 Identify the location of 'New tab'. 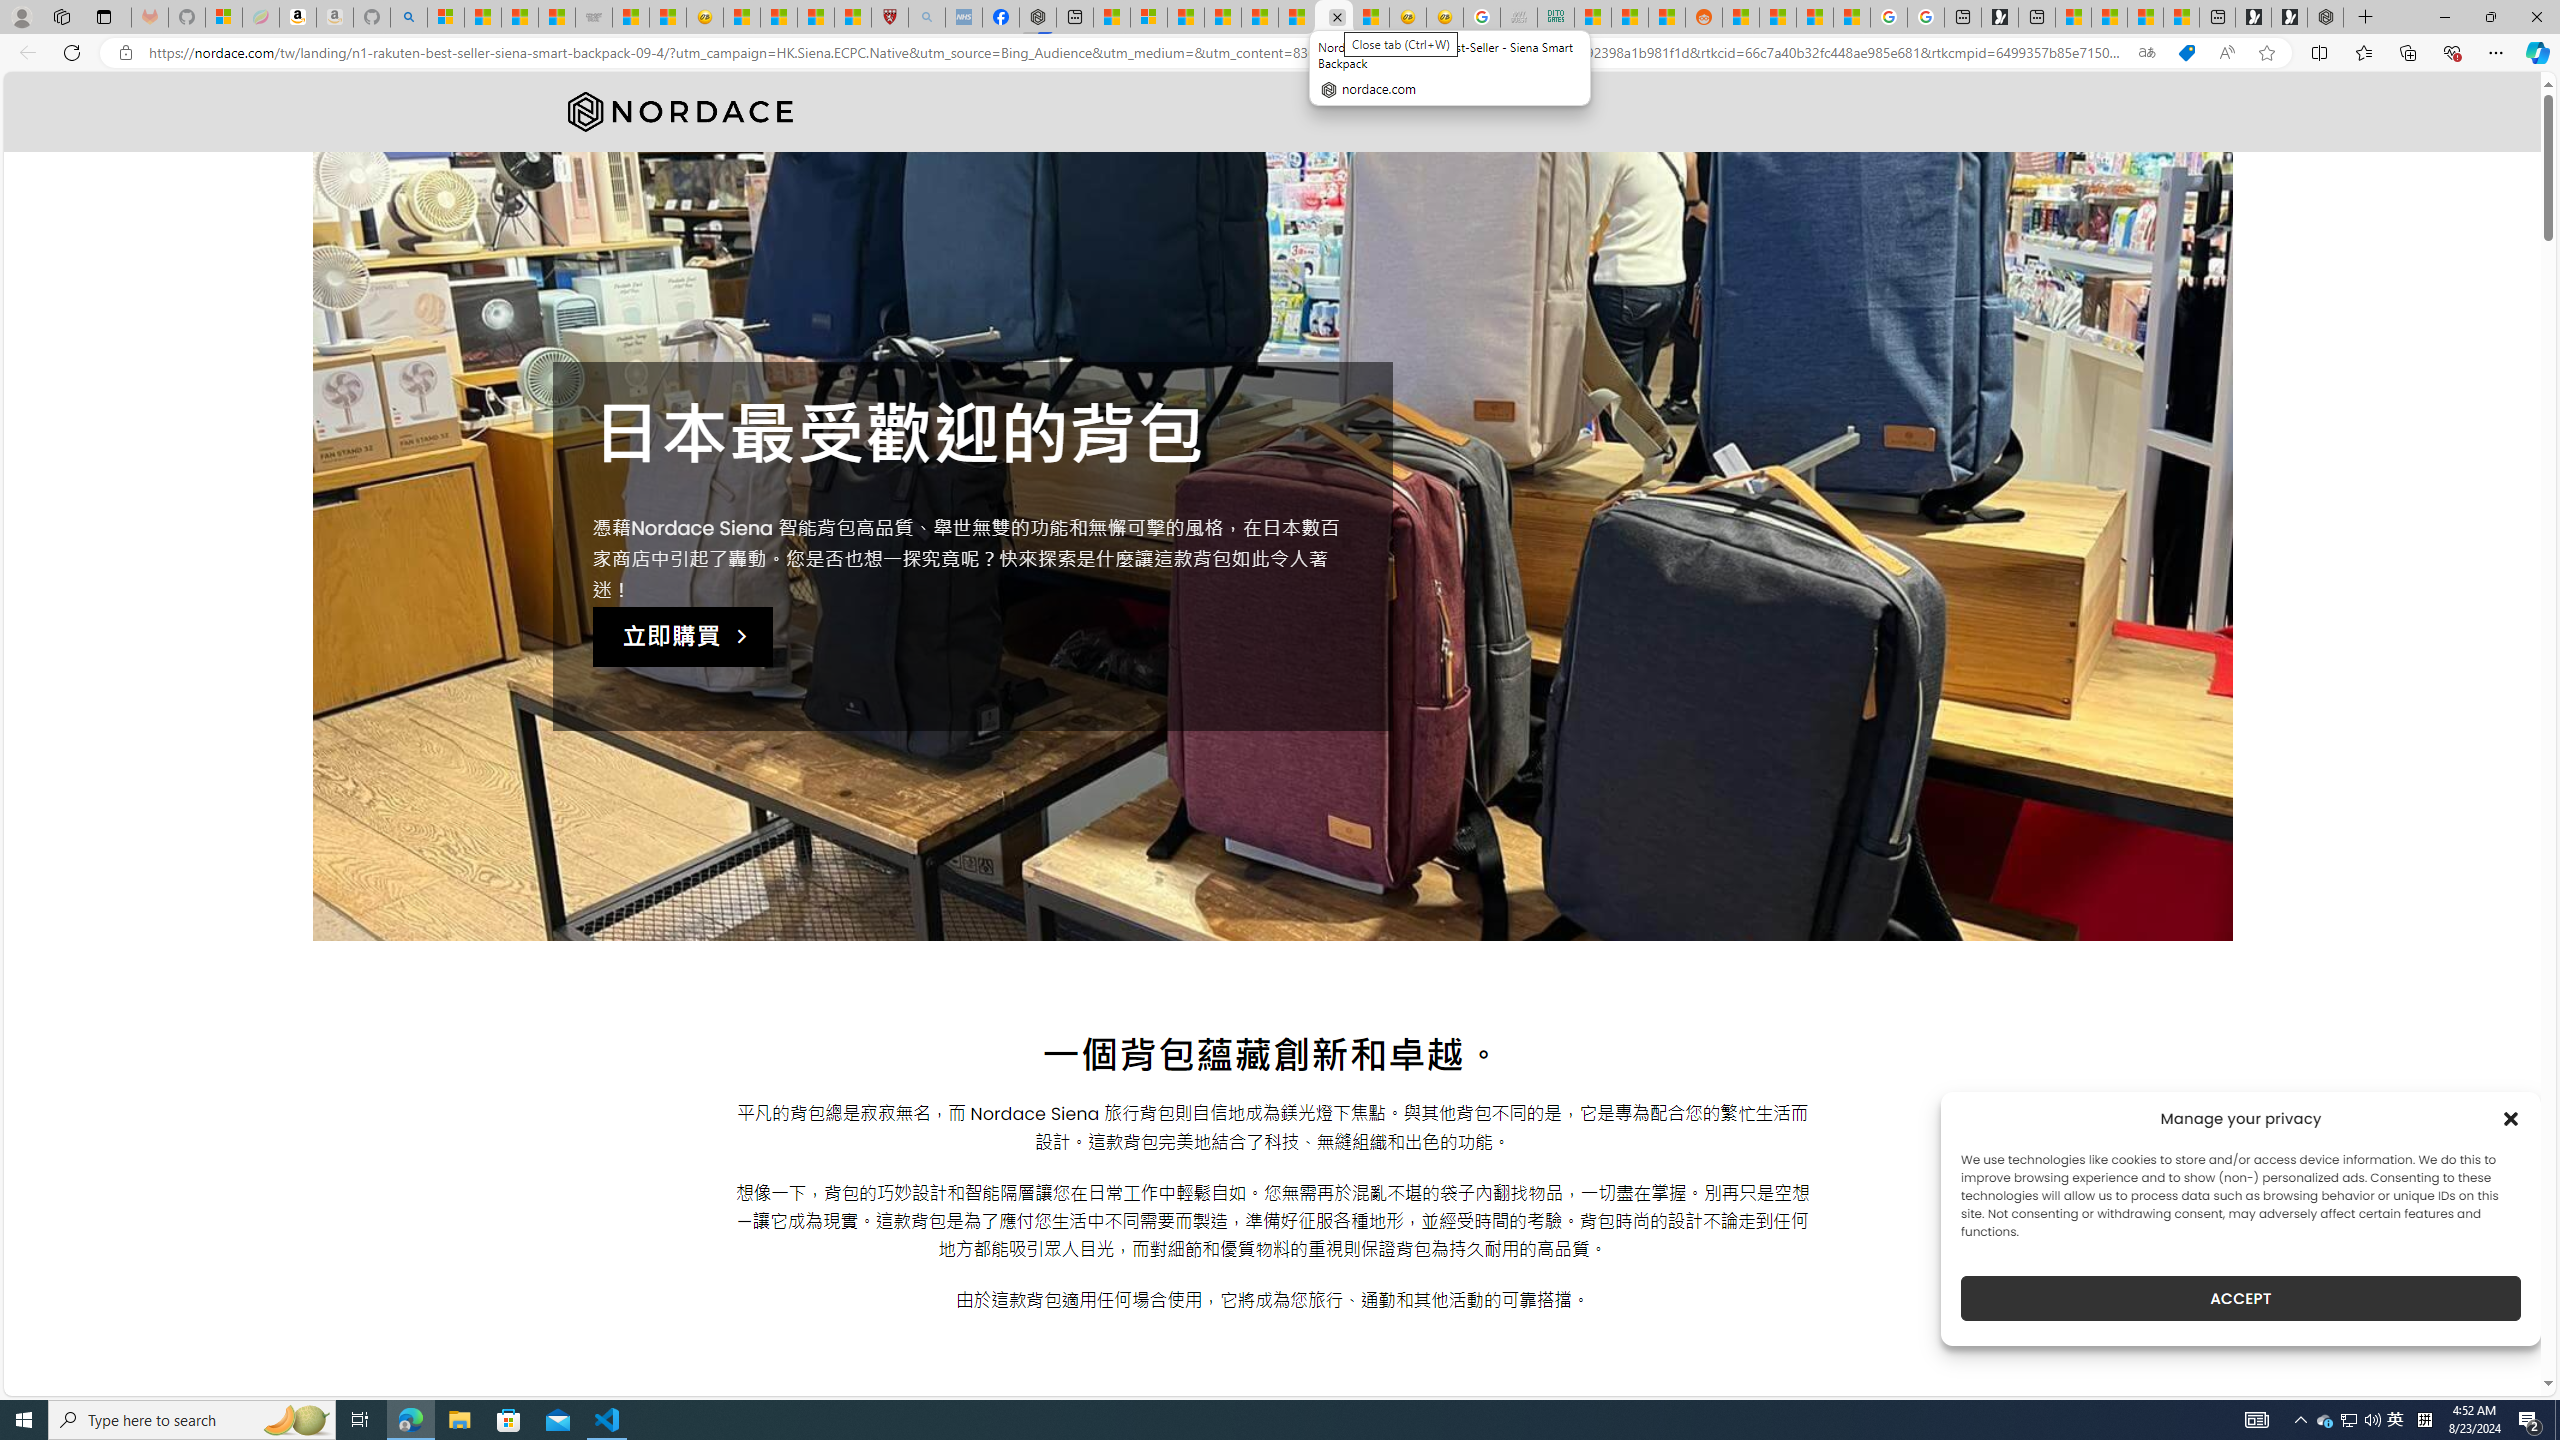
(2217, 16).